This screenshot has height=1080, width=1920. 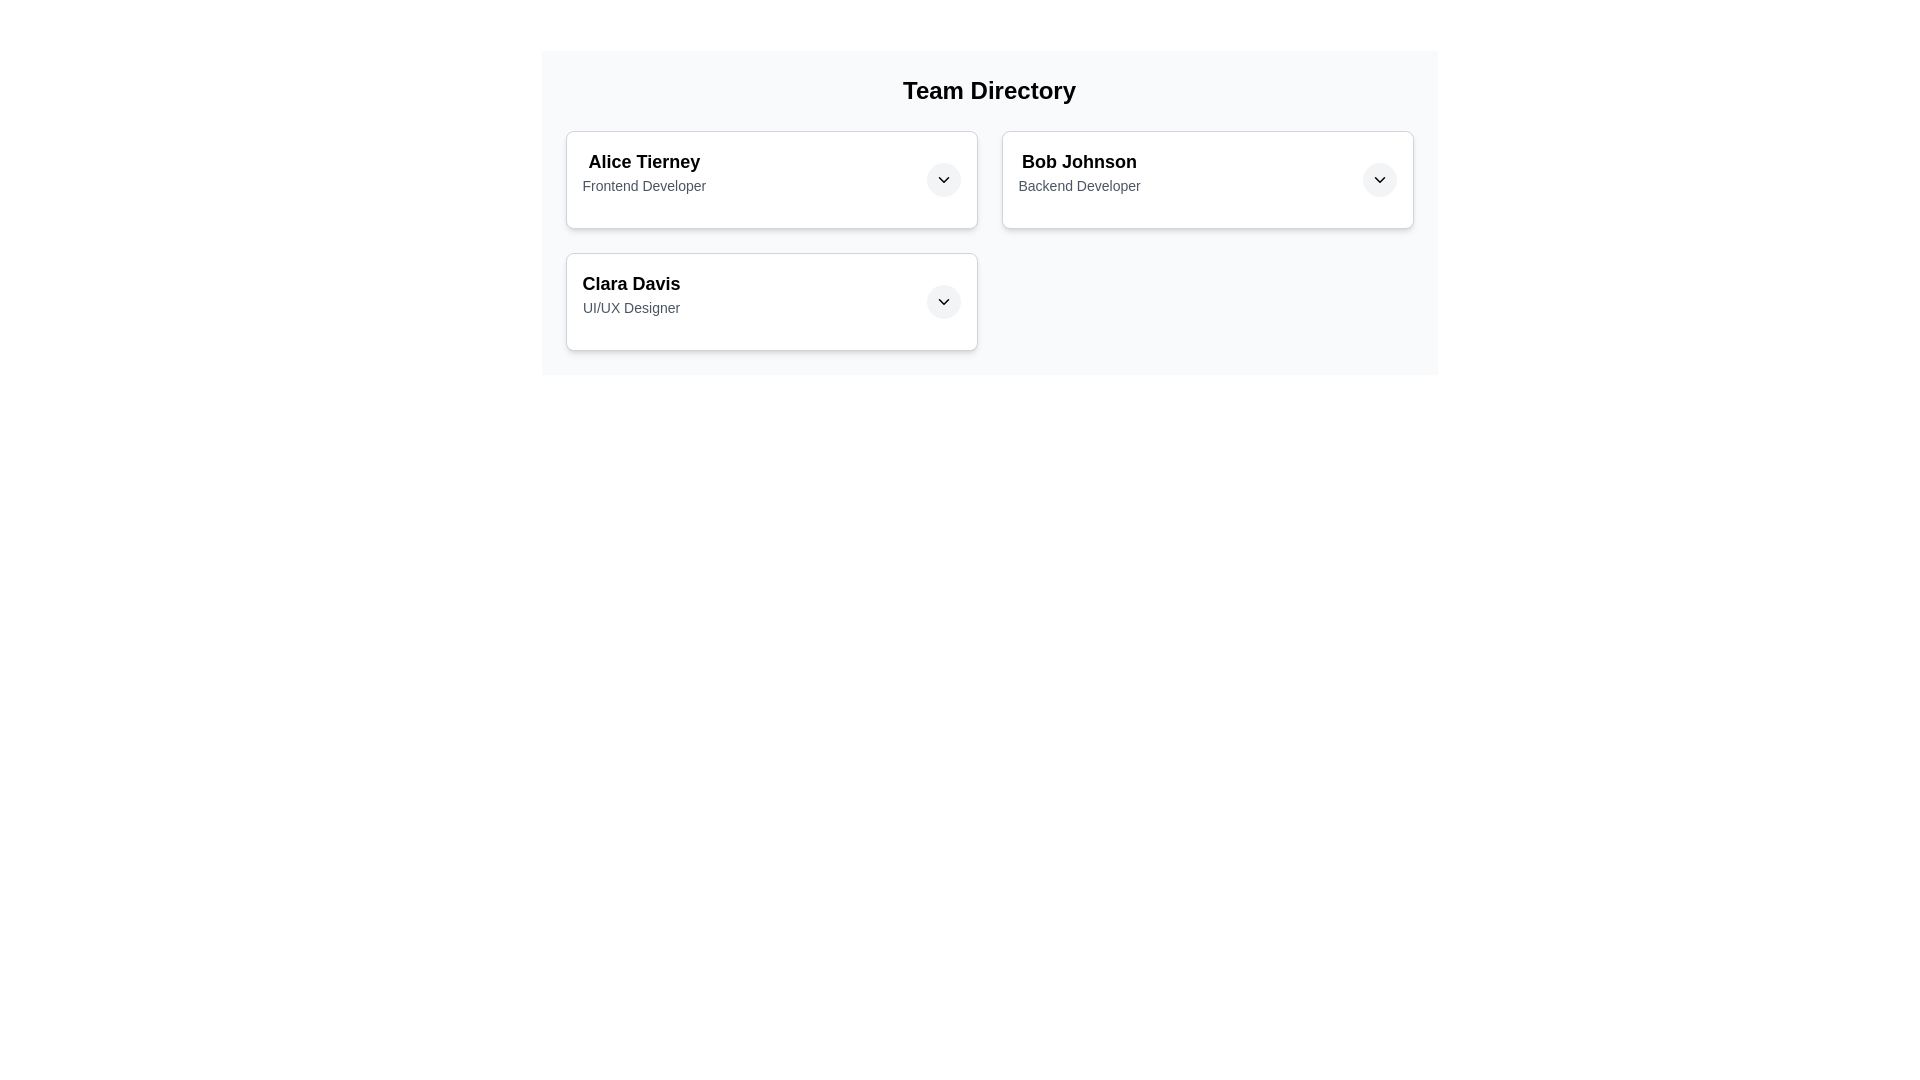 I want to click on the Label displaying 'Clara Davis' and 'UI/UX Designer' in the grid of user cards, so click(x=630, y=301).